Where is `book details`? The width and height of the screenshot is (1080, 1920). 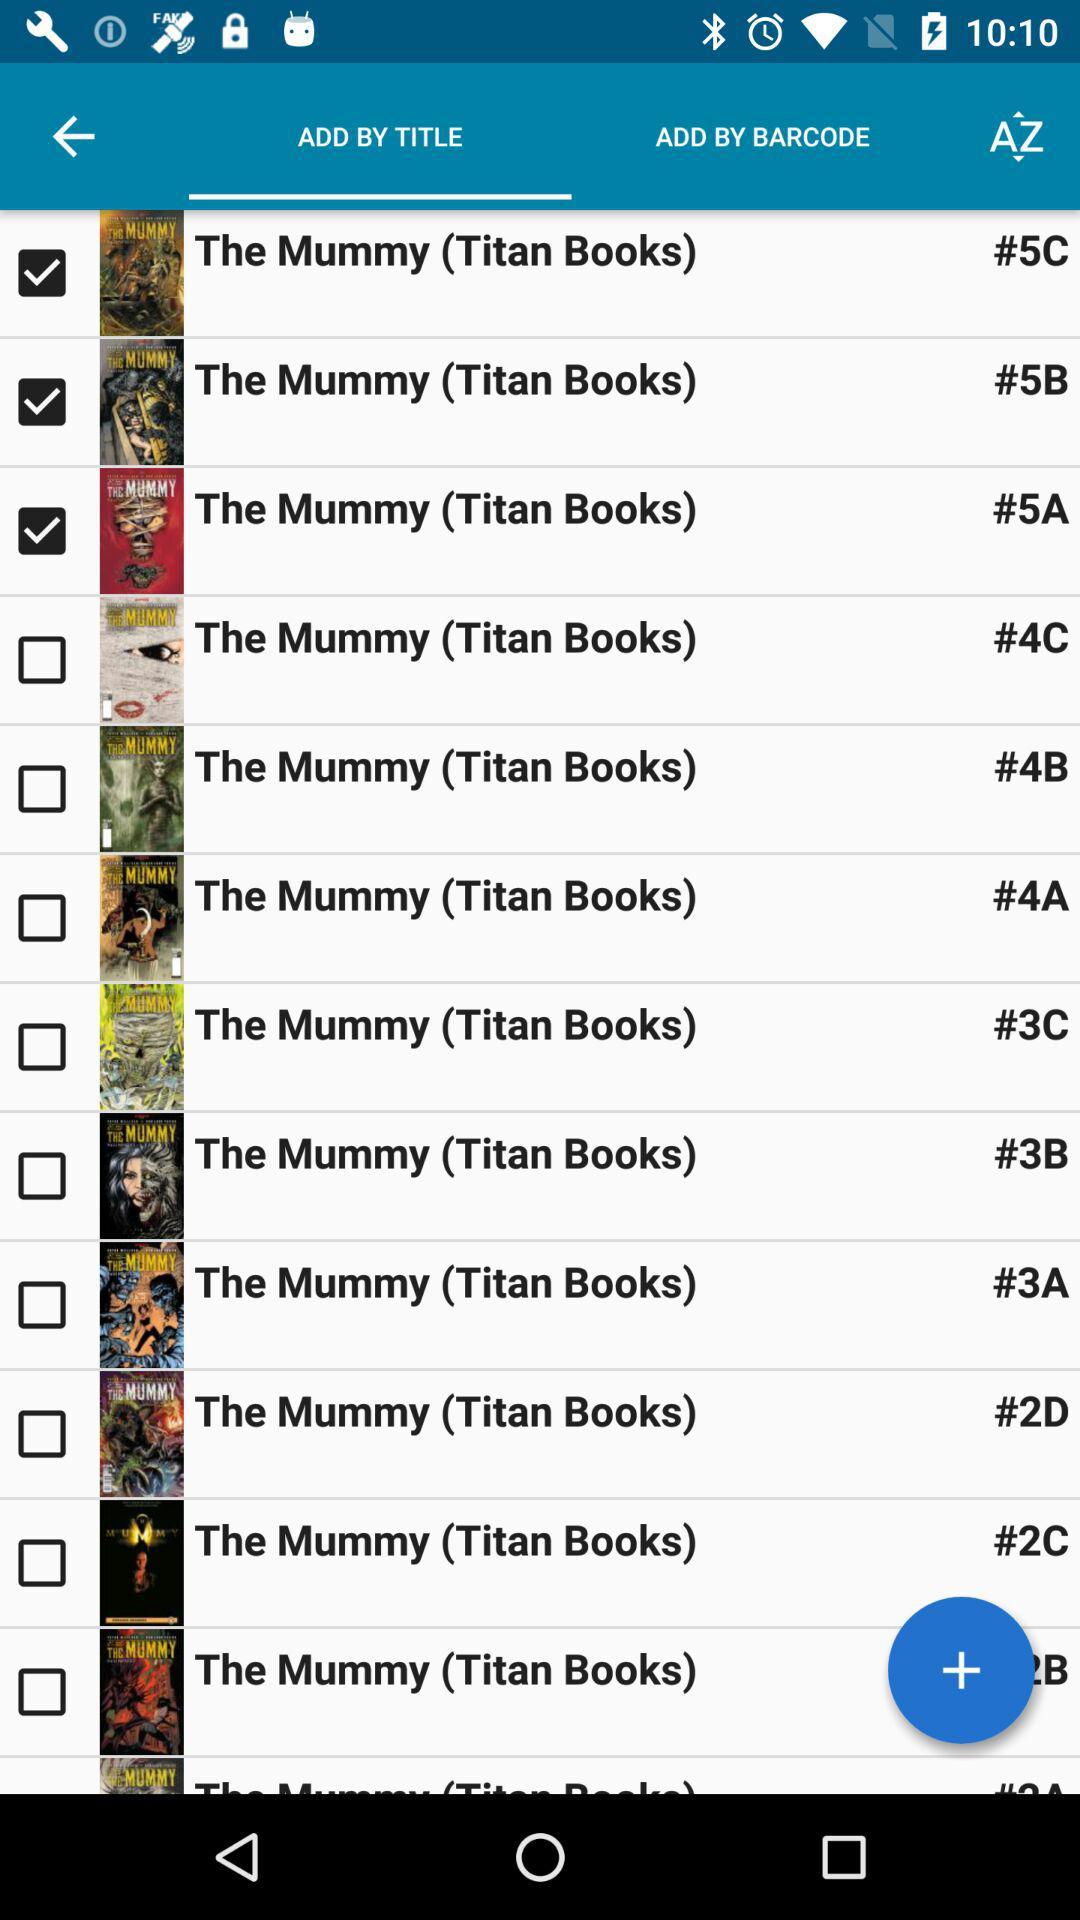 book details is located at coordinates (140, 660).